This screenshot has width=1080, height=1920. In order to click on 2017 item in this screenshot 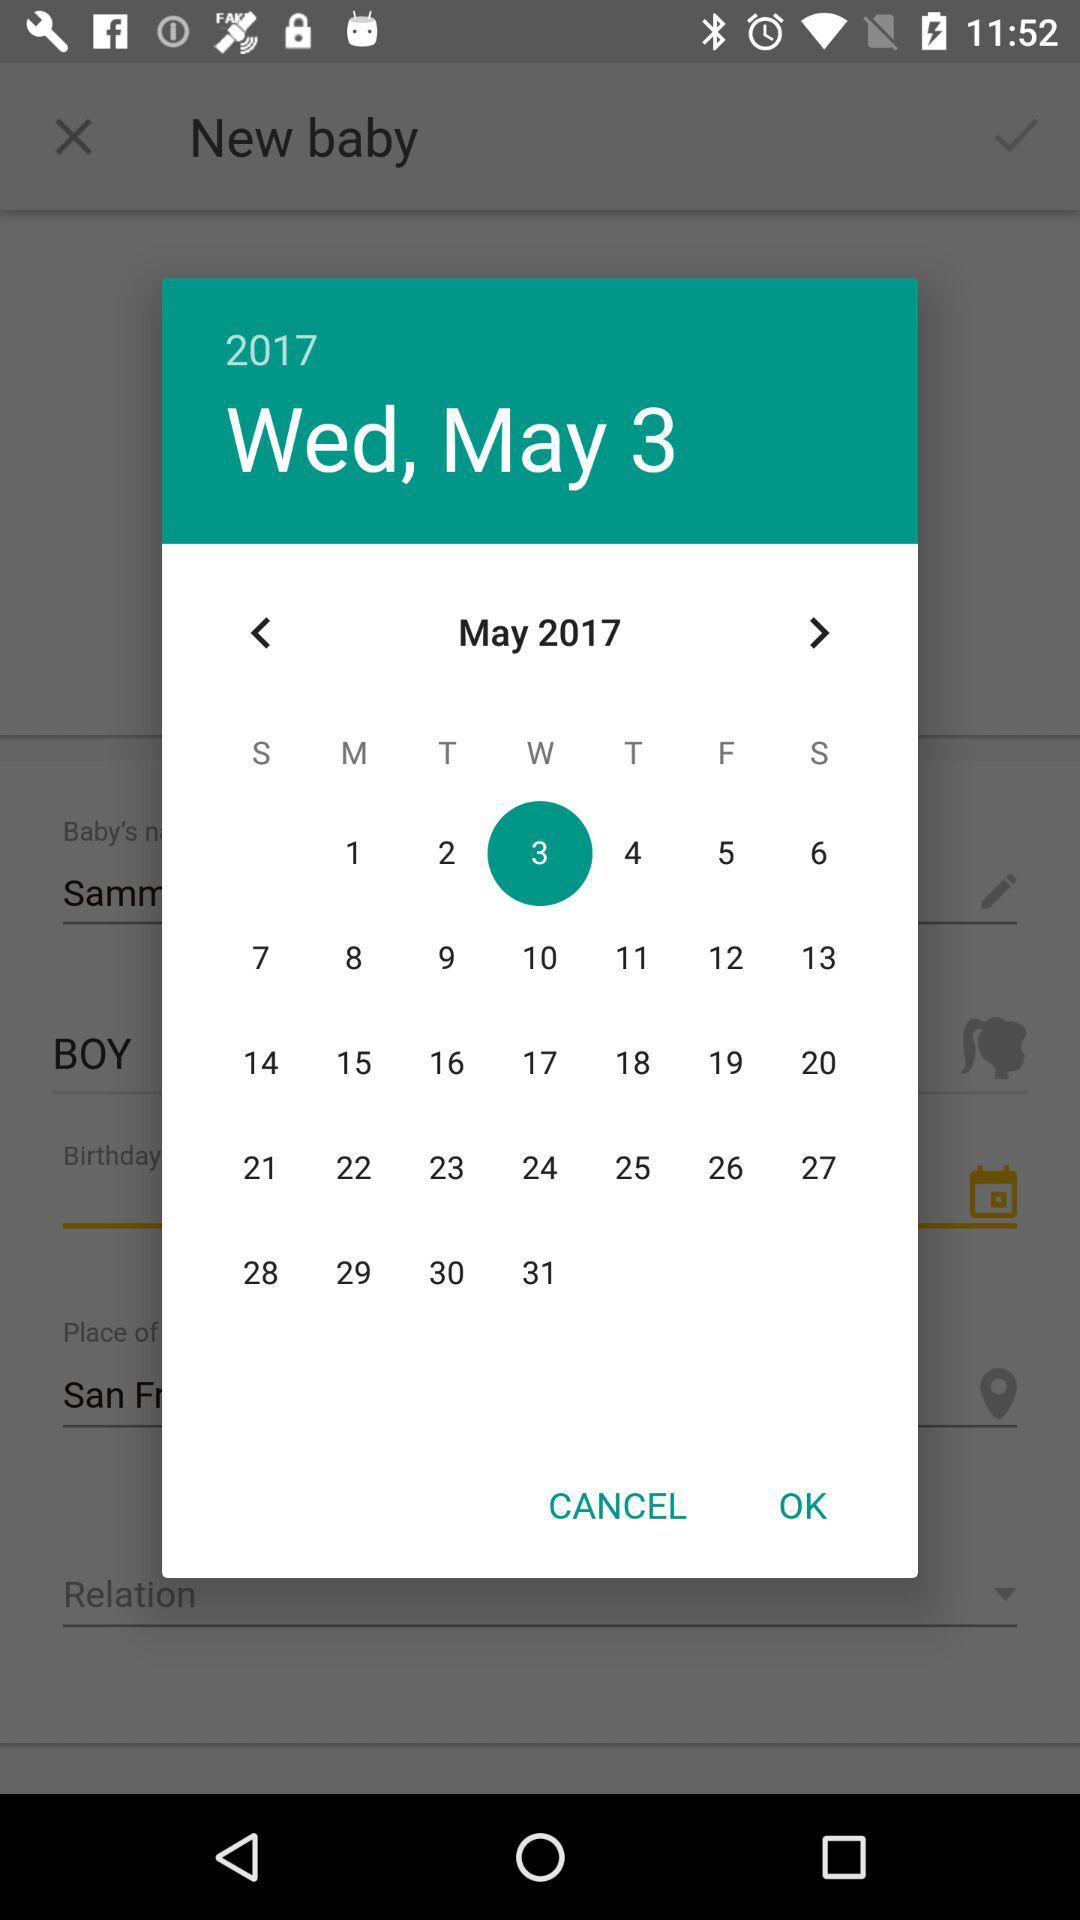, I will do `click(540, 327)`.